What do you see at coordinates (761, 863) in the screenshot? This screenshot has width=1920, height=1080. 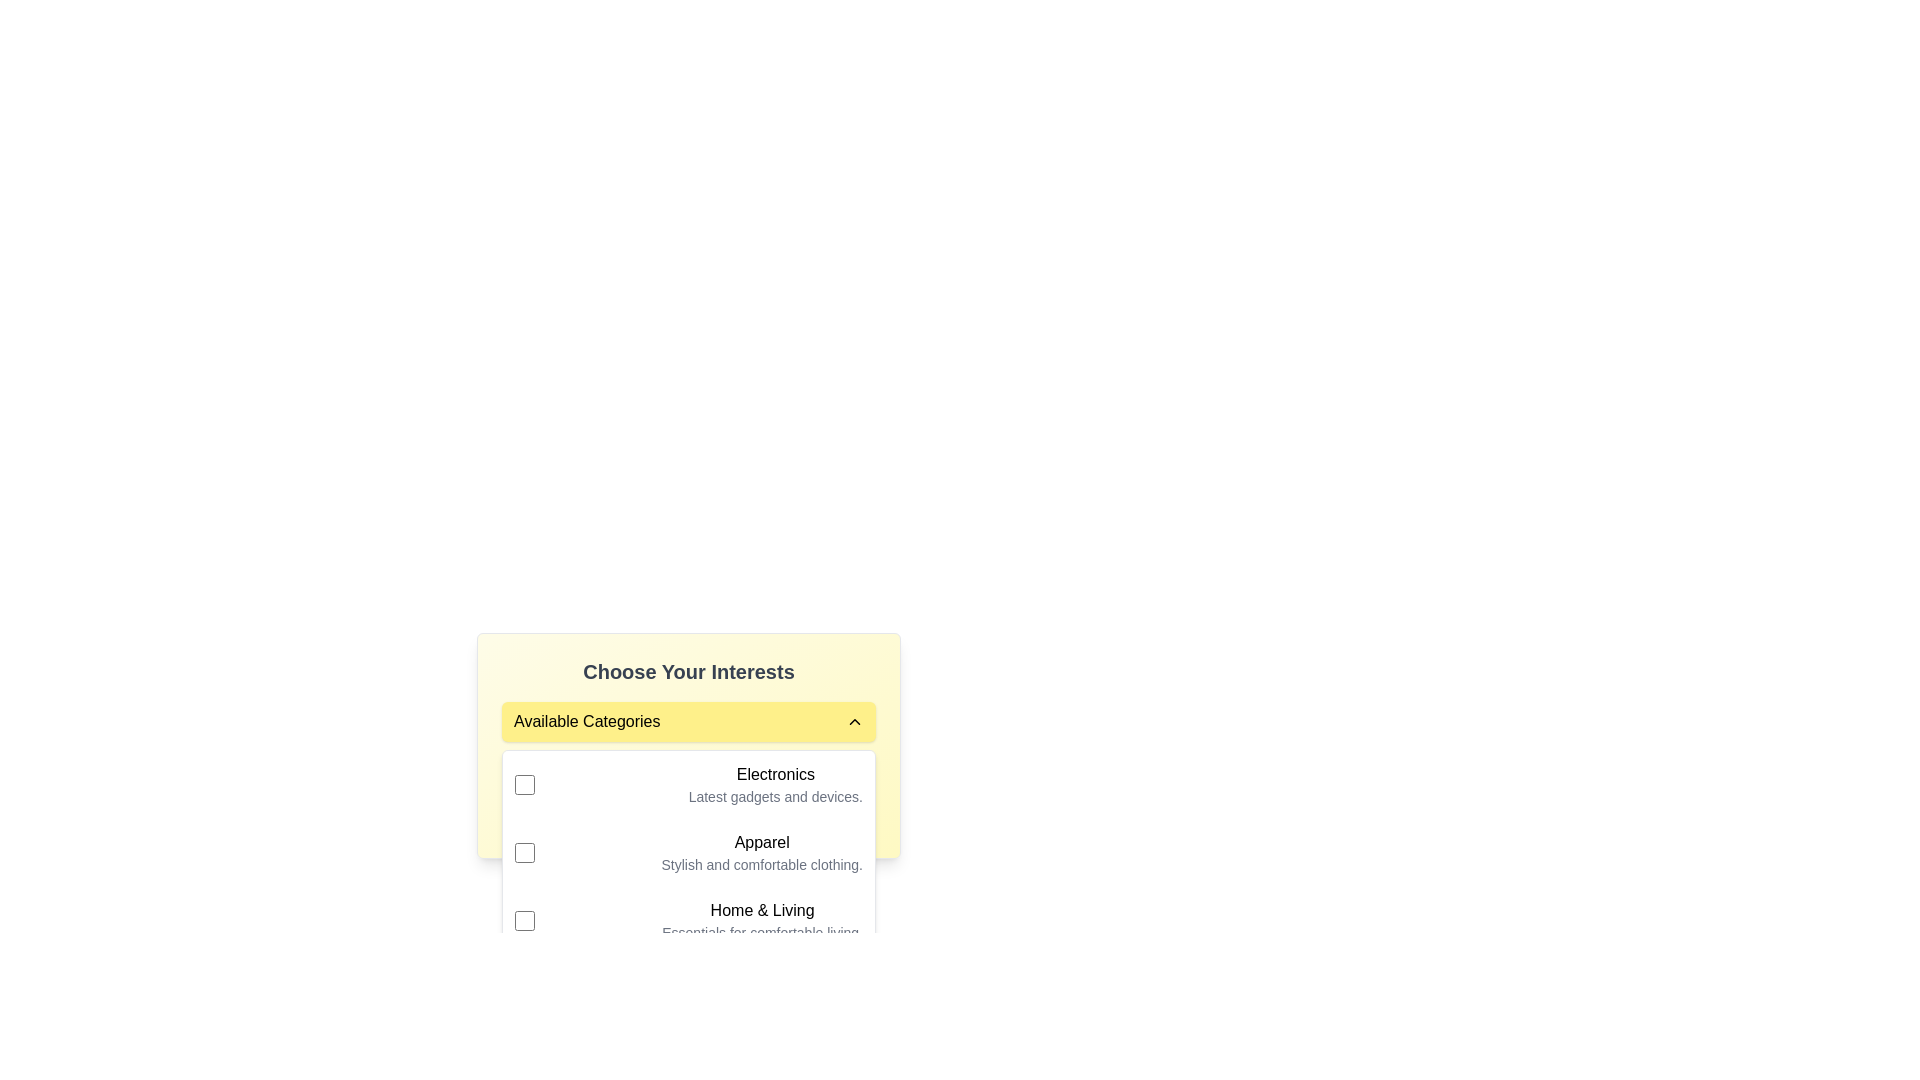 I see `the static text element providing additional descriptive information about the 'Apparel' category, located directly beneath the 'Apparel' heading in the 'Available Categories' group` at bounding box center [761, 863].